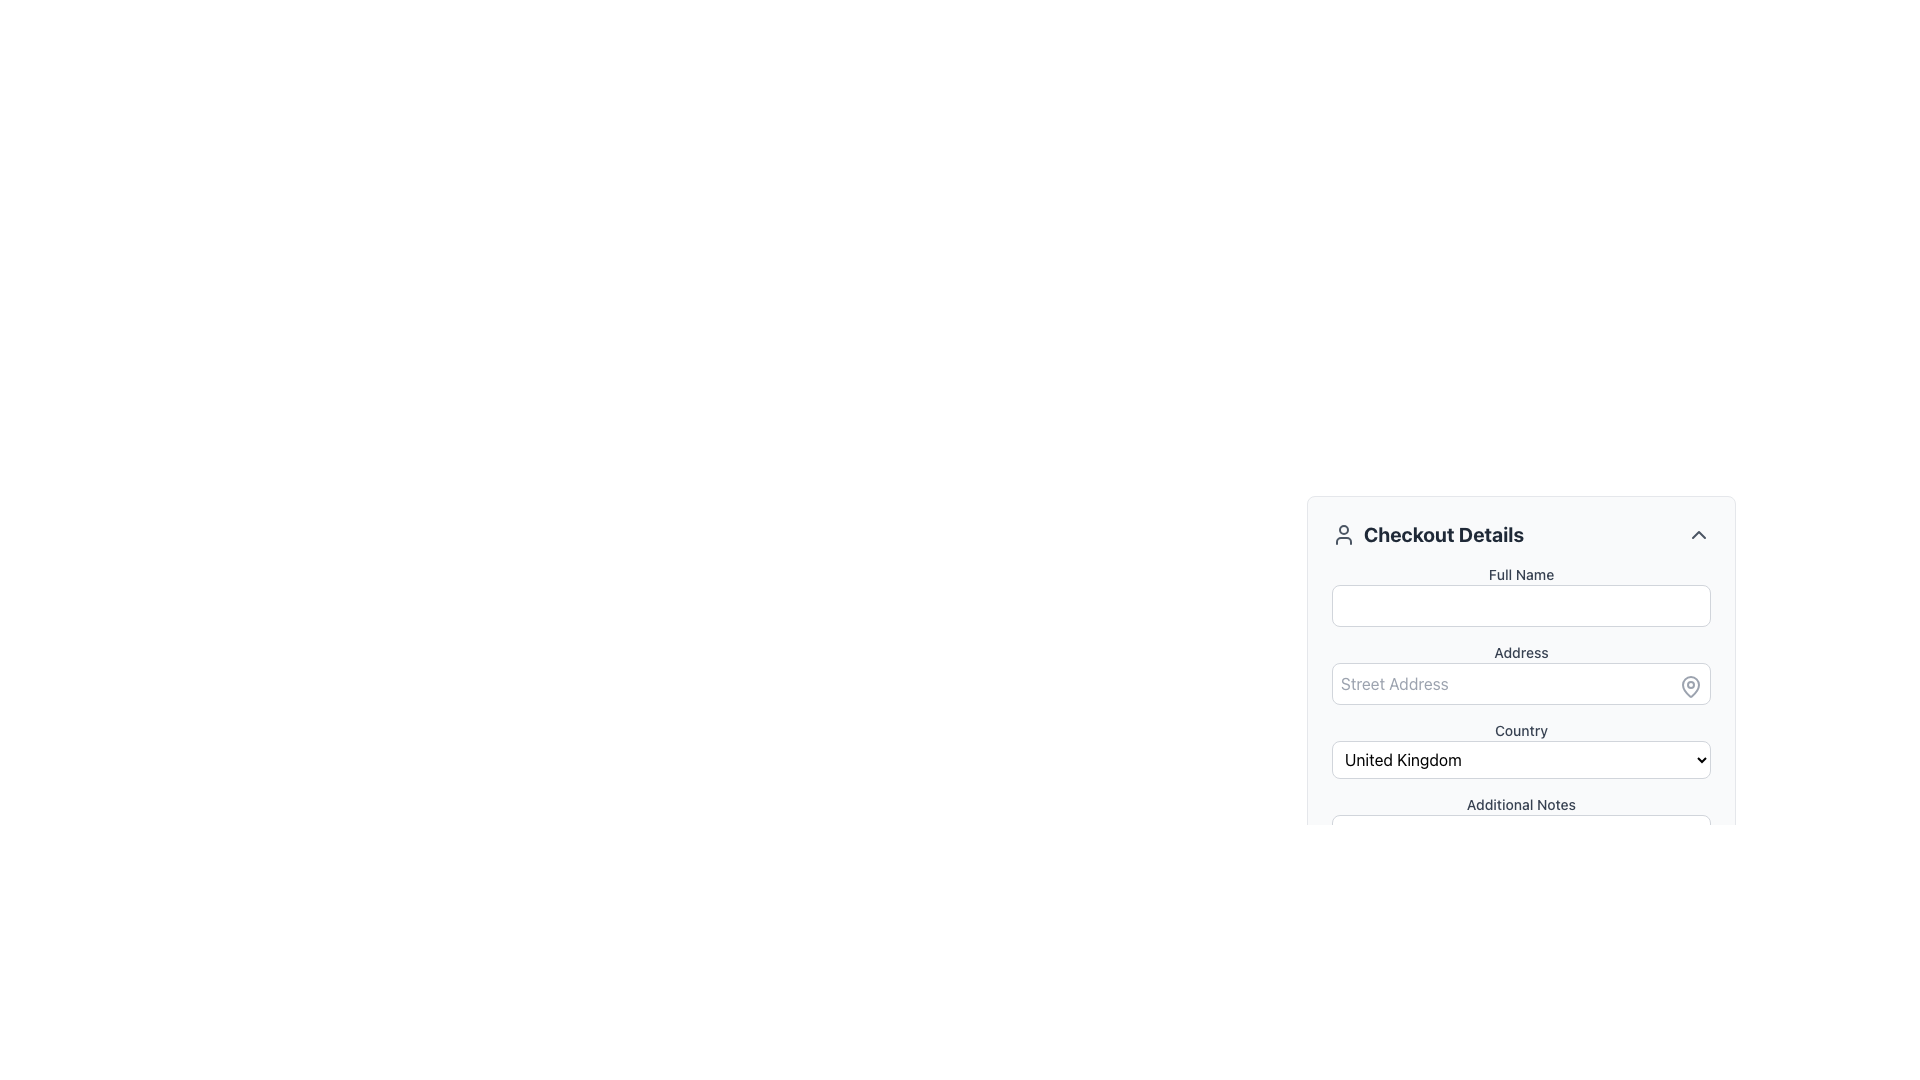 This screenshot has height=1080, width=1920. What do you see at coordinates (1520, 652) in the screenshot?
I see `the 'Address' text label, which is a small, bold, gray label positioned above the 'Street Address' input field in the 'Checkout Details' section` at bounding box center [1520, 652].